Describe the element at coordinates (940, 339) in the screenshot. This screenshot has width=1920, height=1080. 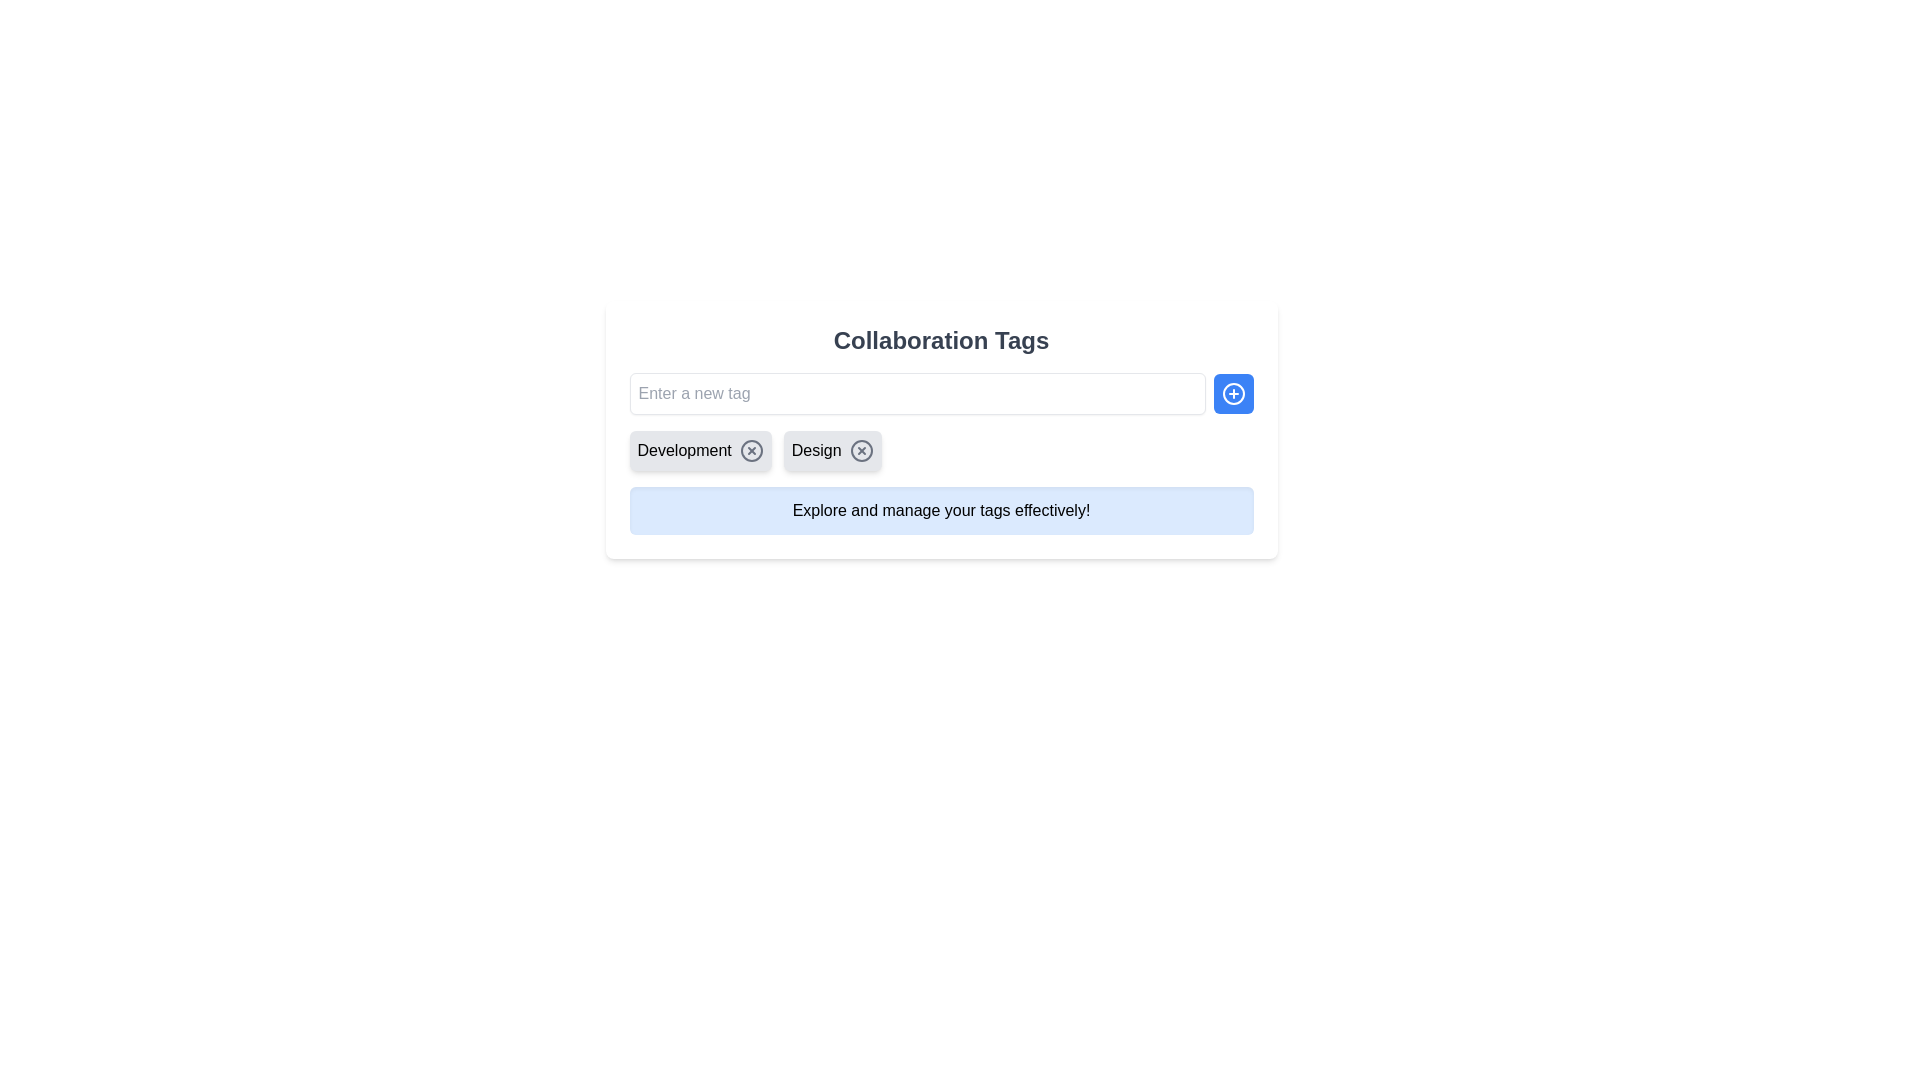
I see `the header text block that indicates 'Collaboration Tags' at the top-center of the interface` at that location.